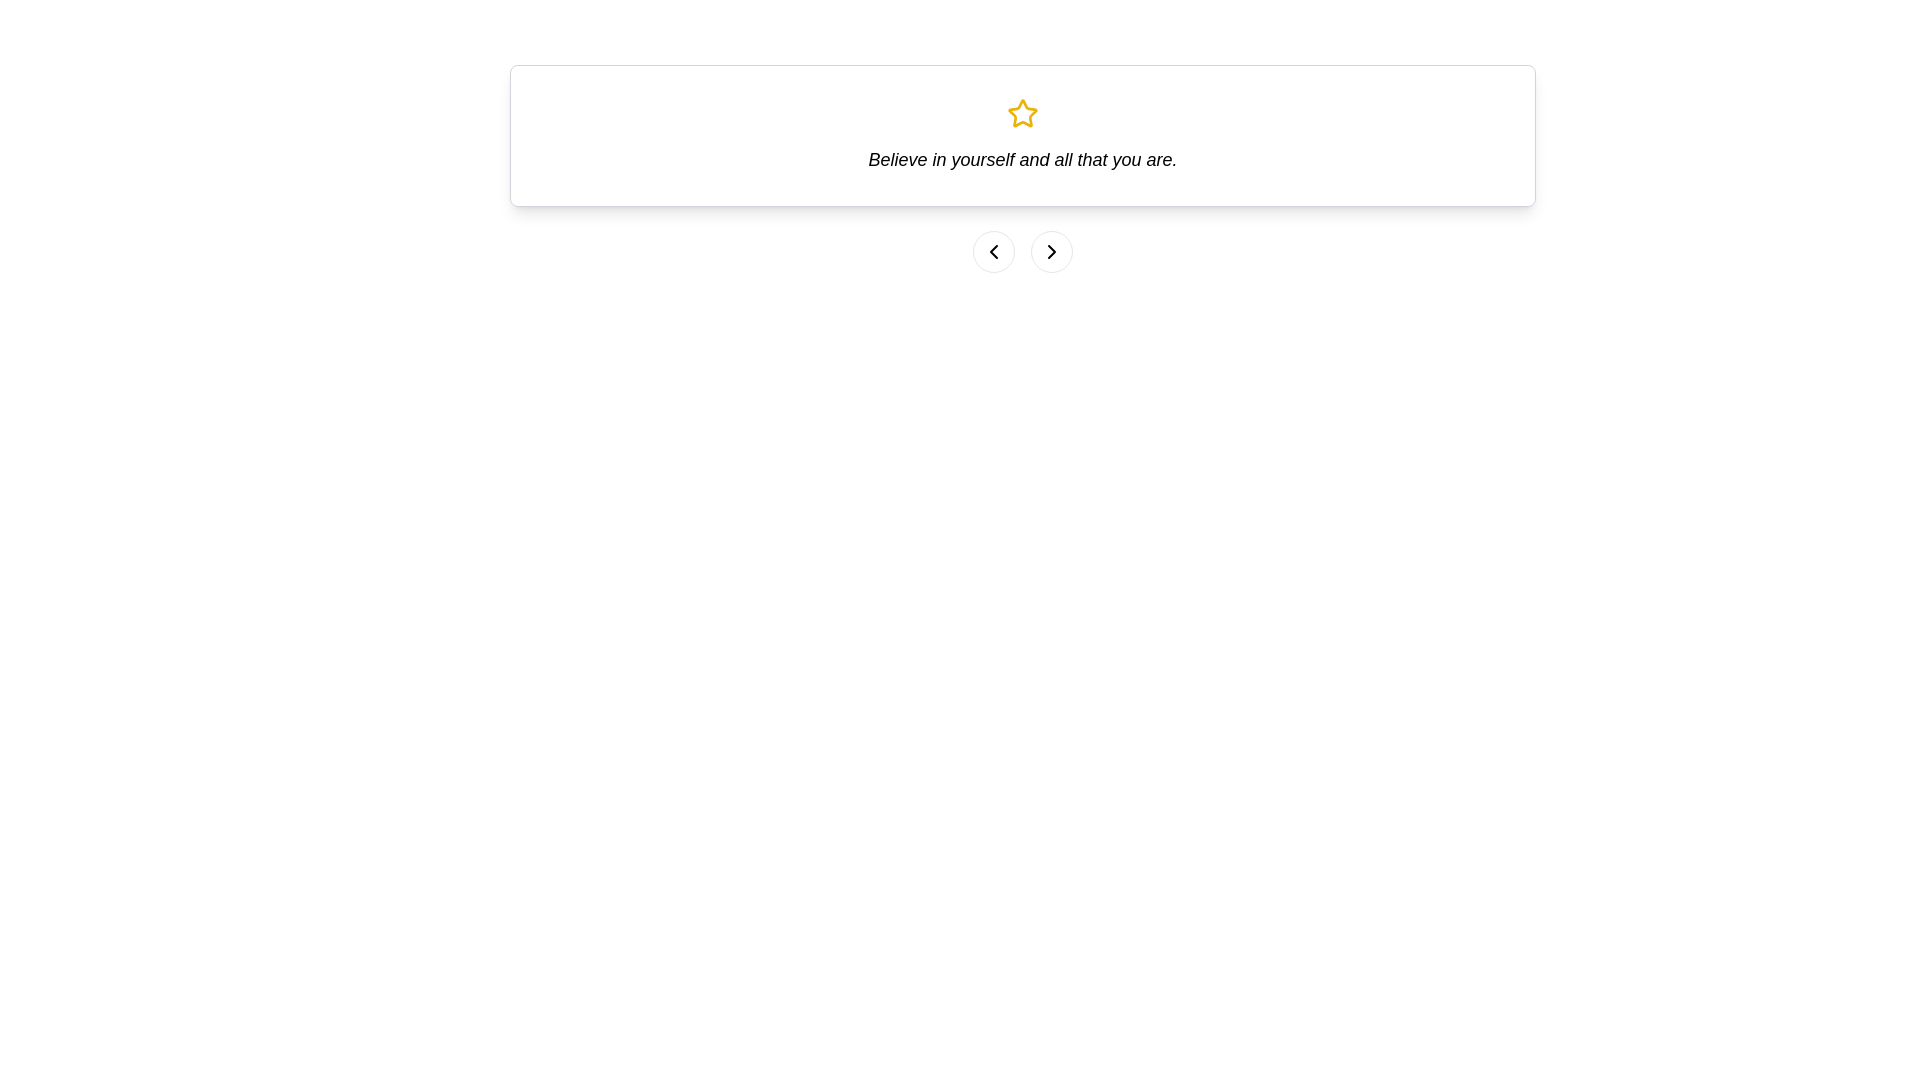 The image size is (1920, 1080). Describe the element at coordinates (993, 250) in the screenshot. I see `the left arrow icon button, which is part of a minimalist design` at that location.